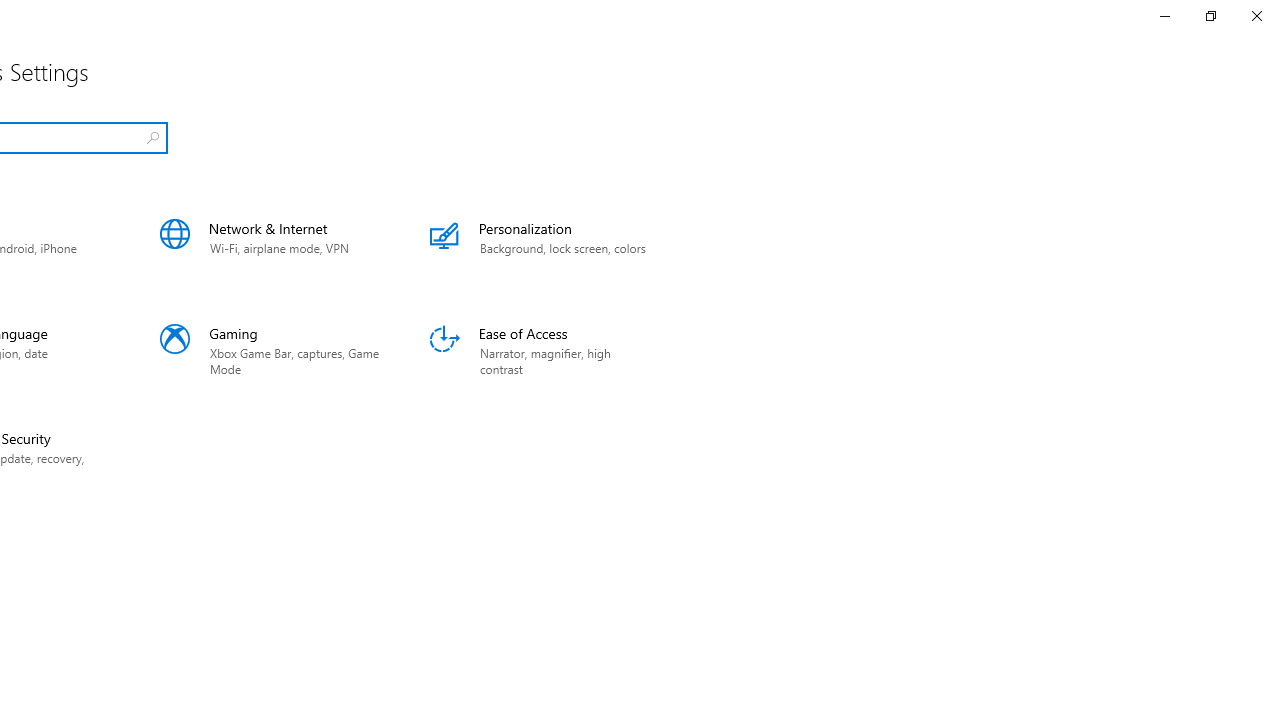 This screenshot has height=720, width=1280. What do you see at coordinates (540, 350) in the screenshot?
I see `'Ease of Access'` at bounding box center [540, 350].